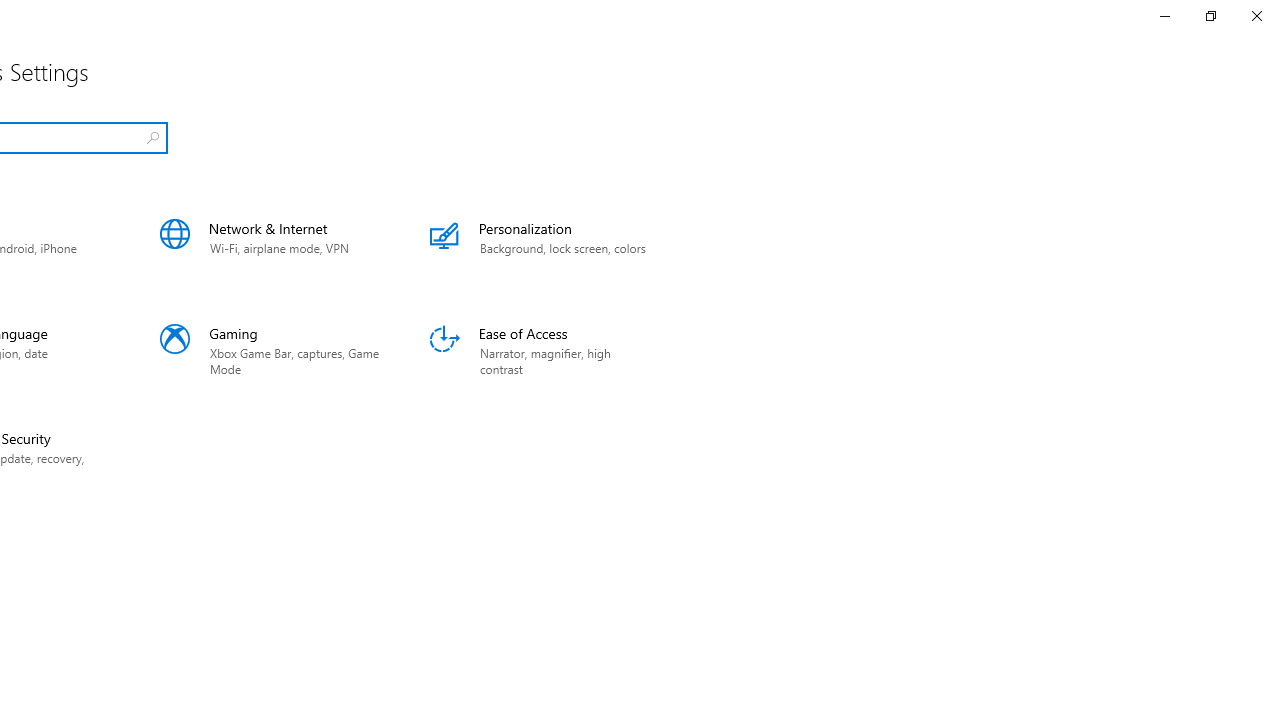 This screenshot has height=720, width=1280. What do you see at coordinates (540, 350) in the screenshot?
I see `'Ease of Access'` at bounding box center [540, 350].